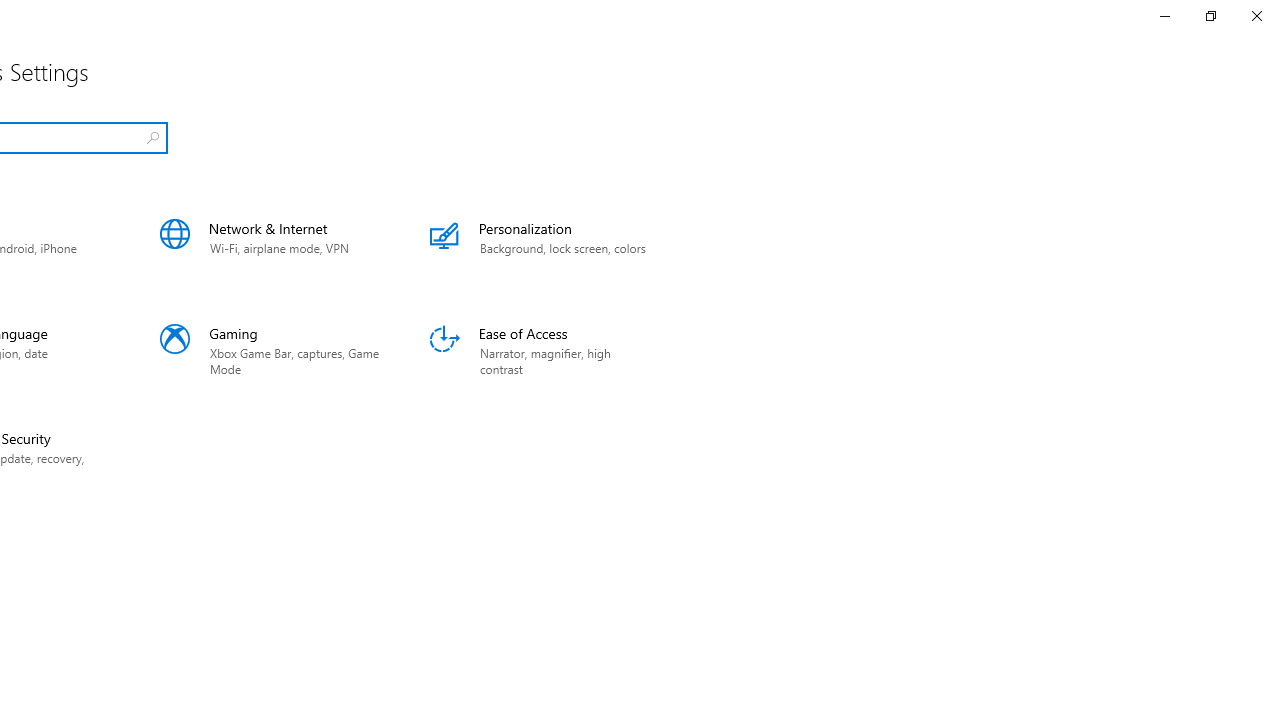 This screenshot has height=720, width=1280. What do you see at coordinates (540, 350) in the screenshot?
I see `'Ease of Access'` at bounding box center [540, 350].